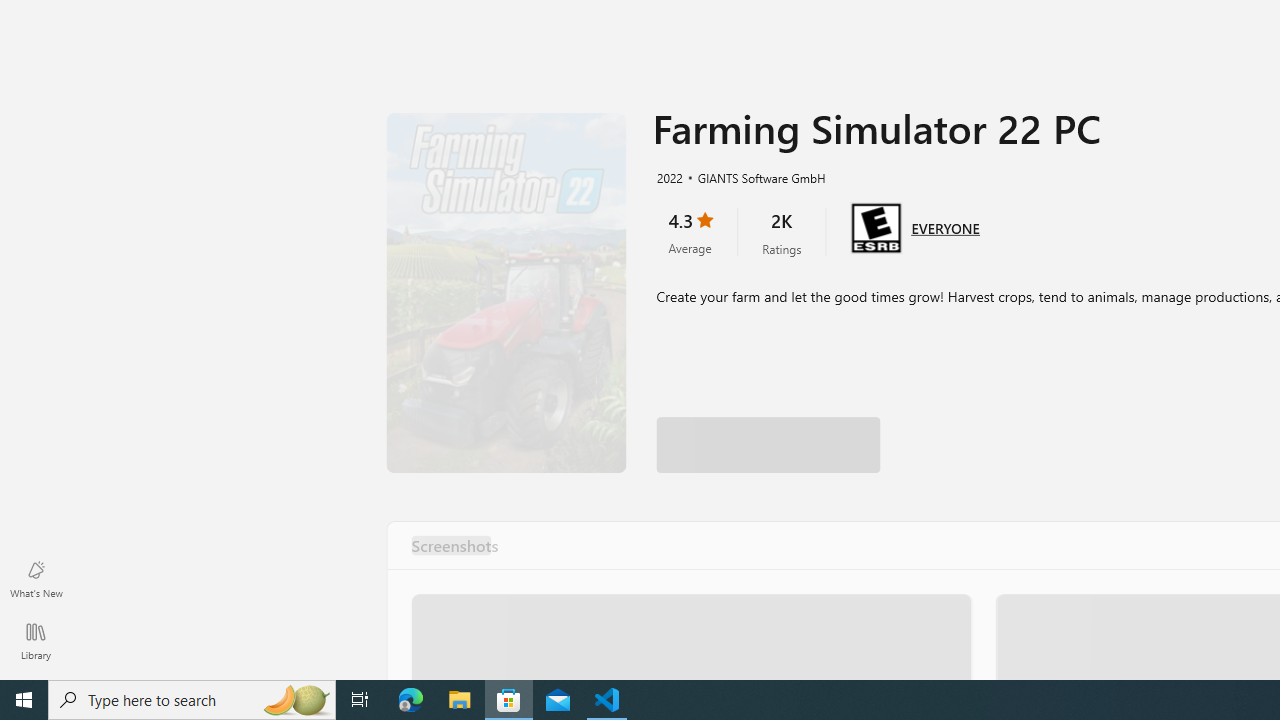 The height and width of the screenshot is (720, 1280). What do you see at coordinates (668, 176) in the screenshot?
I see `'2022'` at bounding box center [668, 176].